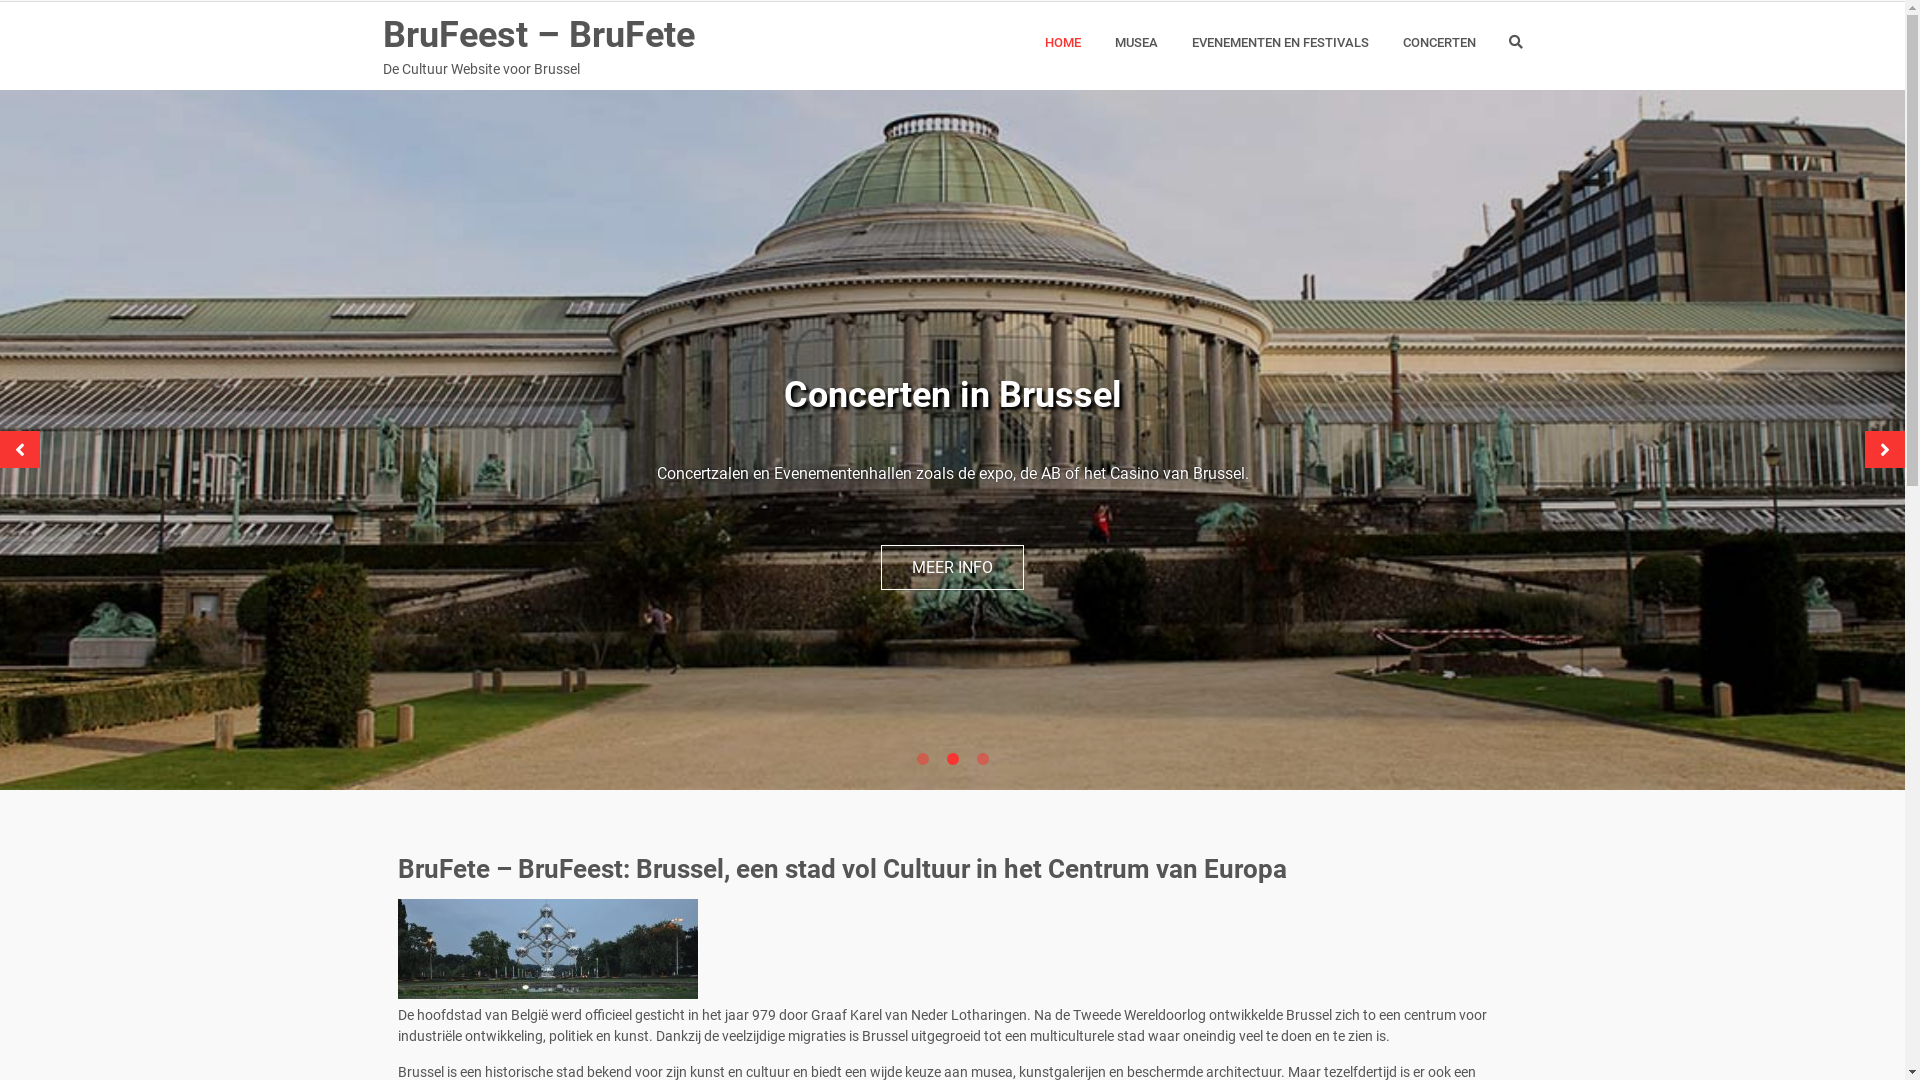 This screenshot has width=1920, height=1080. Describe the element at coordinates (951, 567) in the screenshot. I see `'MEER INFO'` at that location.